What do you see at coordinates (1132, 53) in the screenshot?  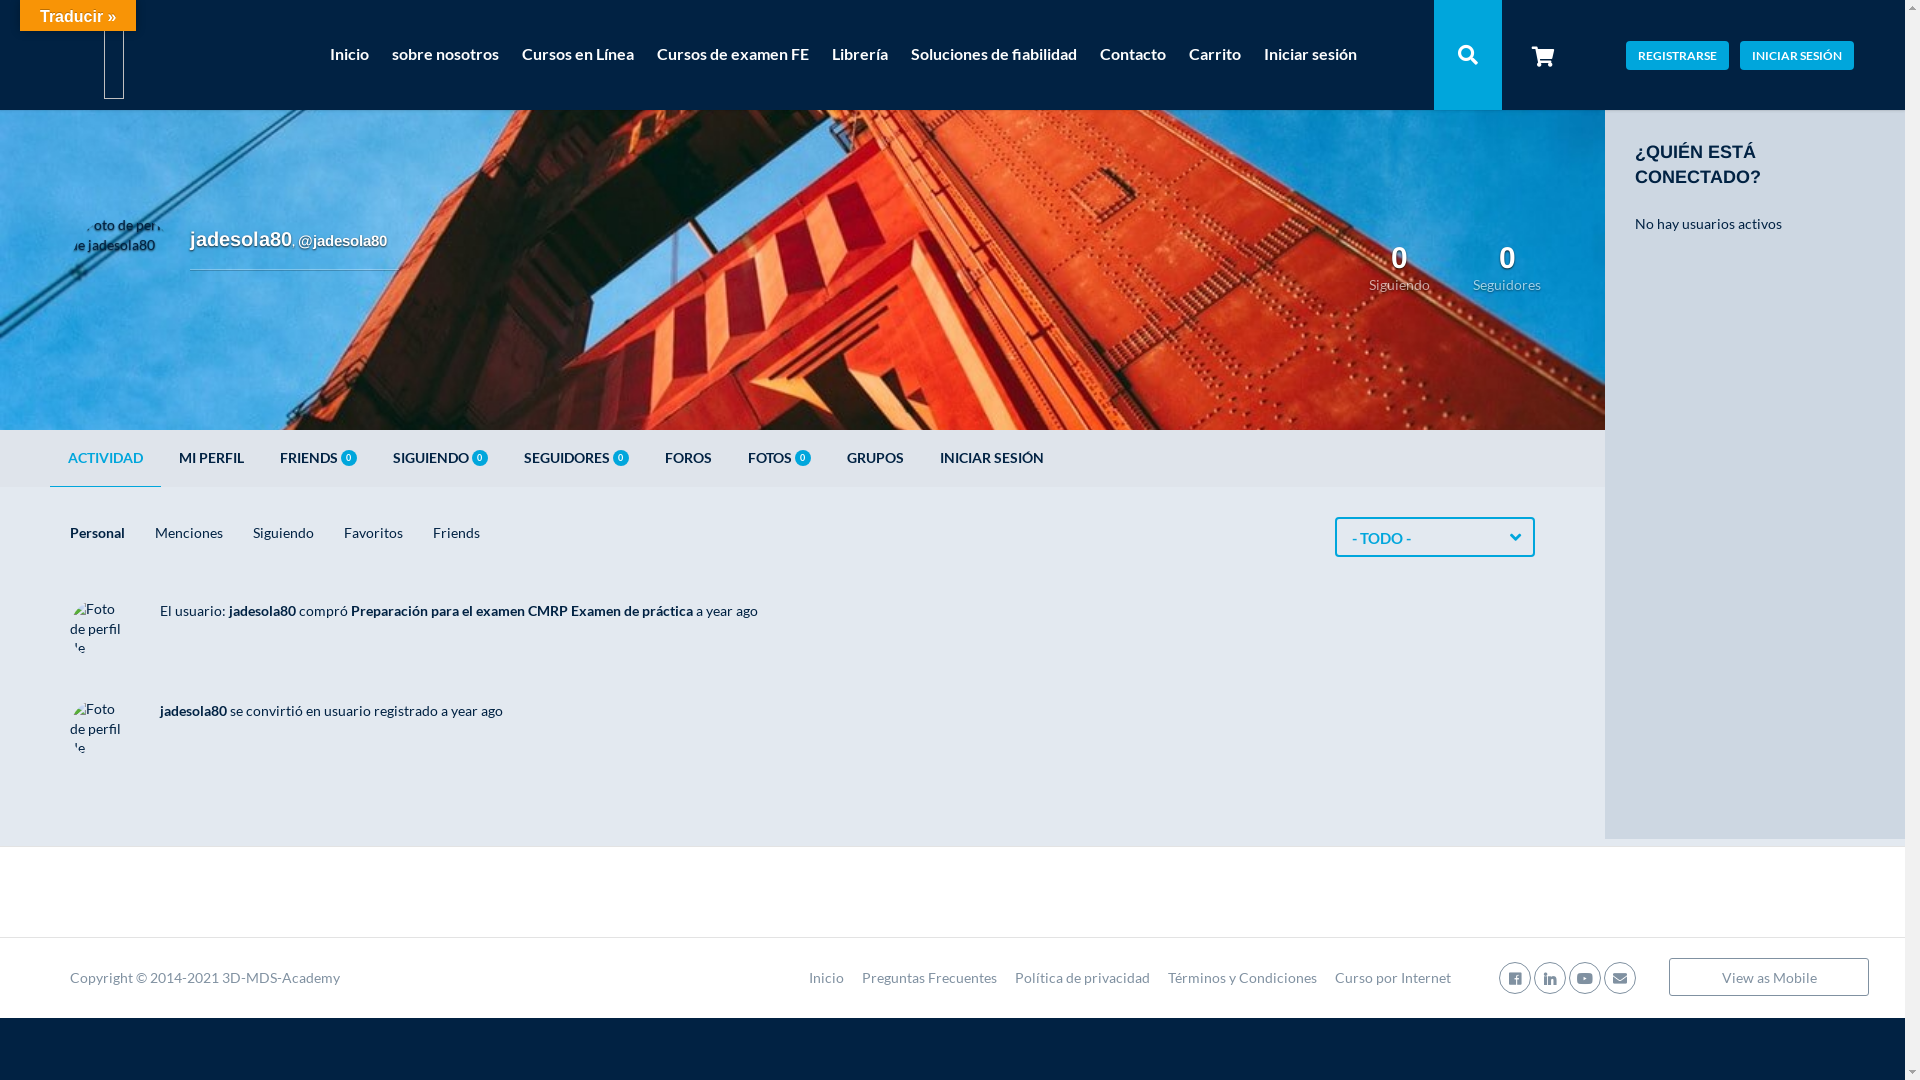 I see `'Contacto'` at bounding box center [1132, 53].